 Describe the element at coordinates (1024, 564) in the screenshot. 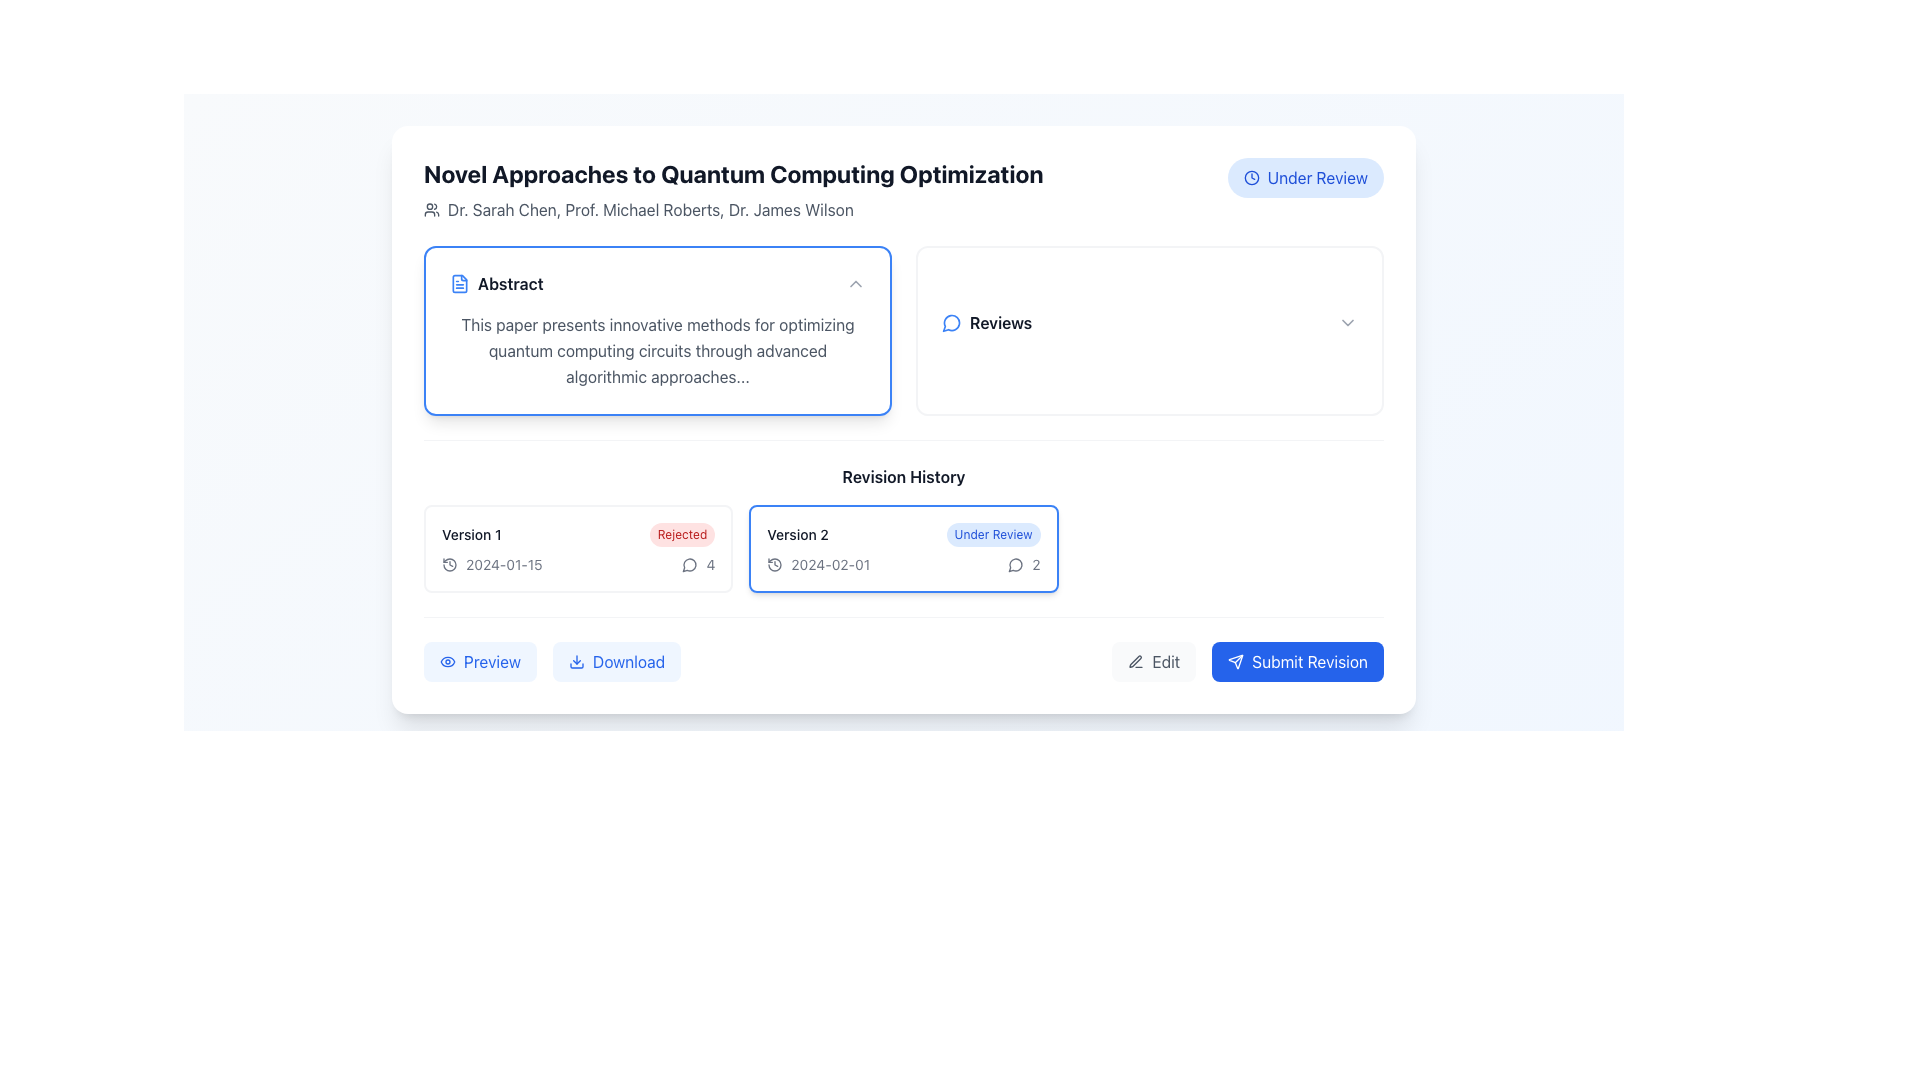

I see `the textual indicator showing the number of comments associated with the 'Version 2' entry in the revision history, located at the bottom right corner of the 'Version 2' card, following the date '2024-02-01' and aligning with a speech bubble icon` at that location.